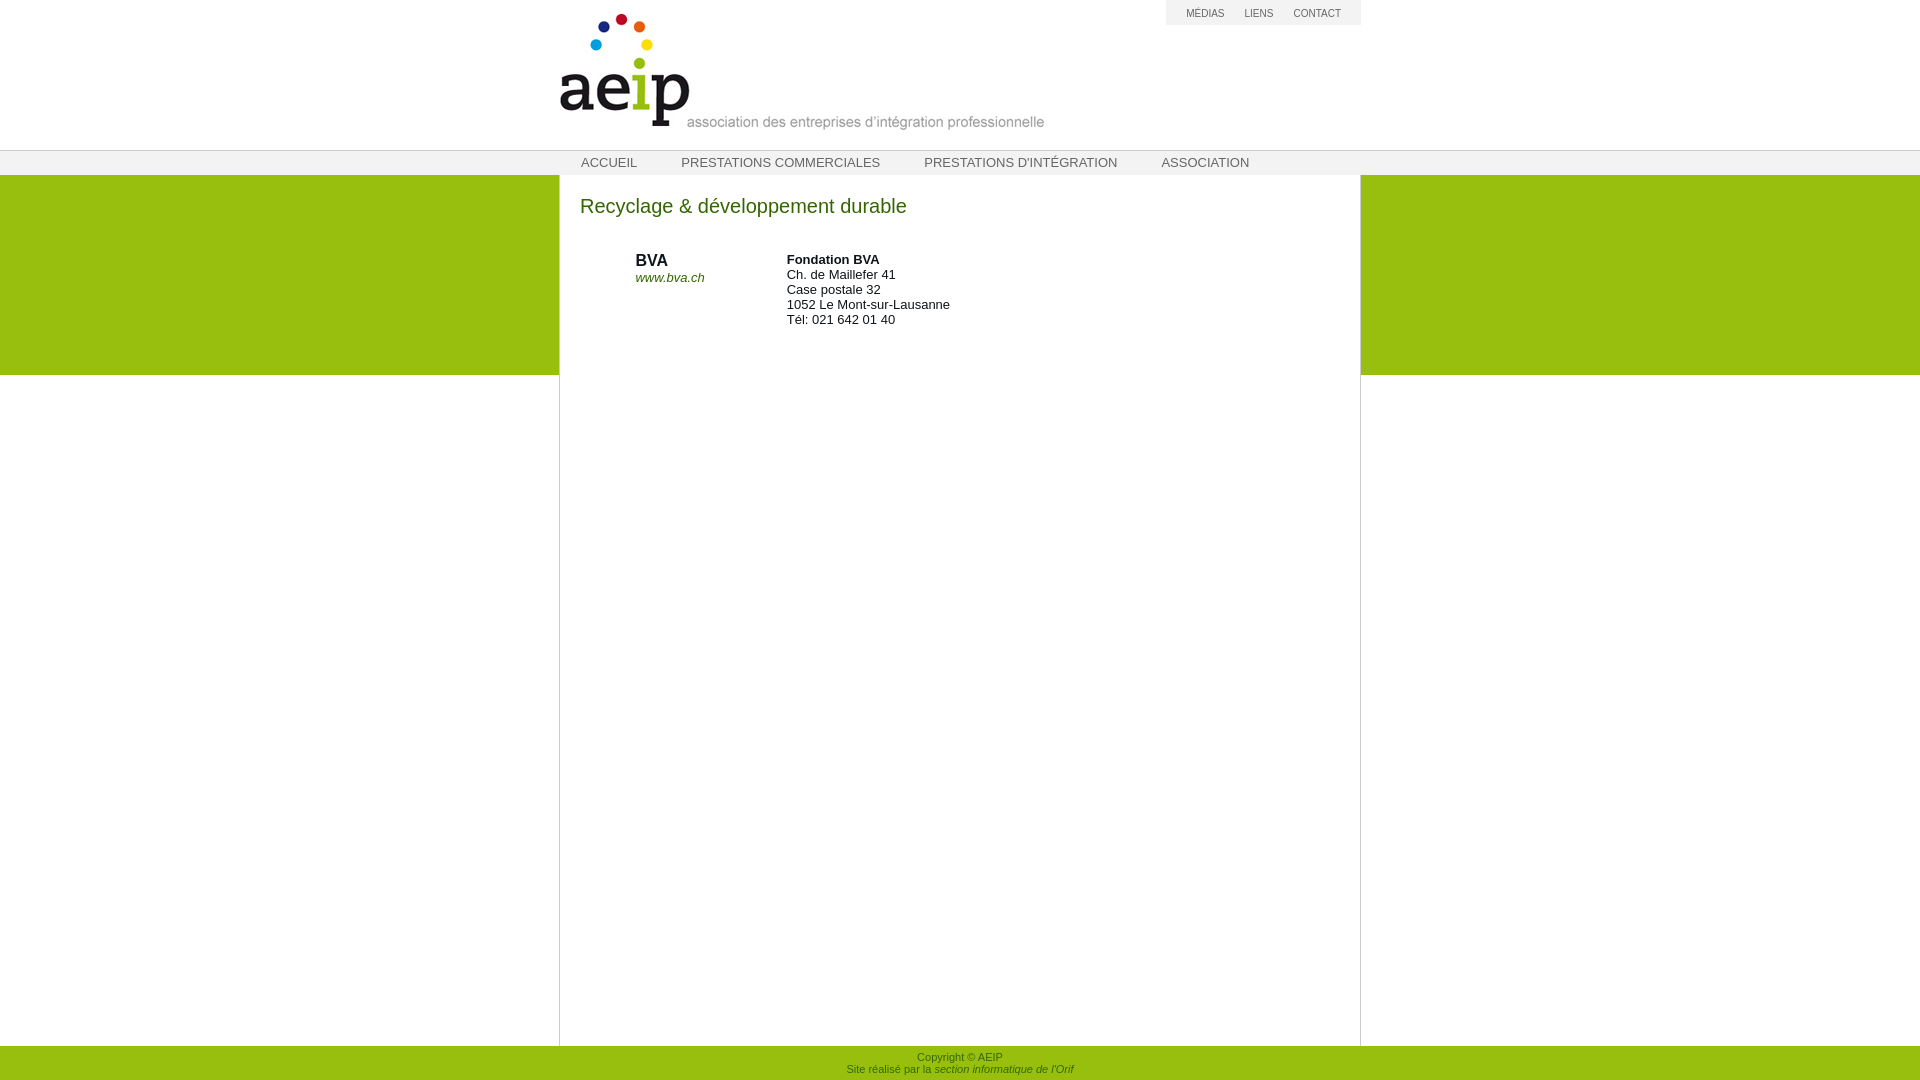  I want to click on 'www.bva.ch', so click(633, 277).